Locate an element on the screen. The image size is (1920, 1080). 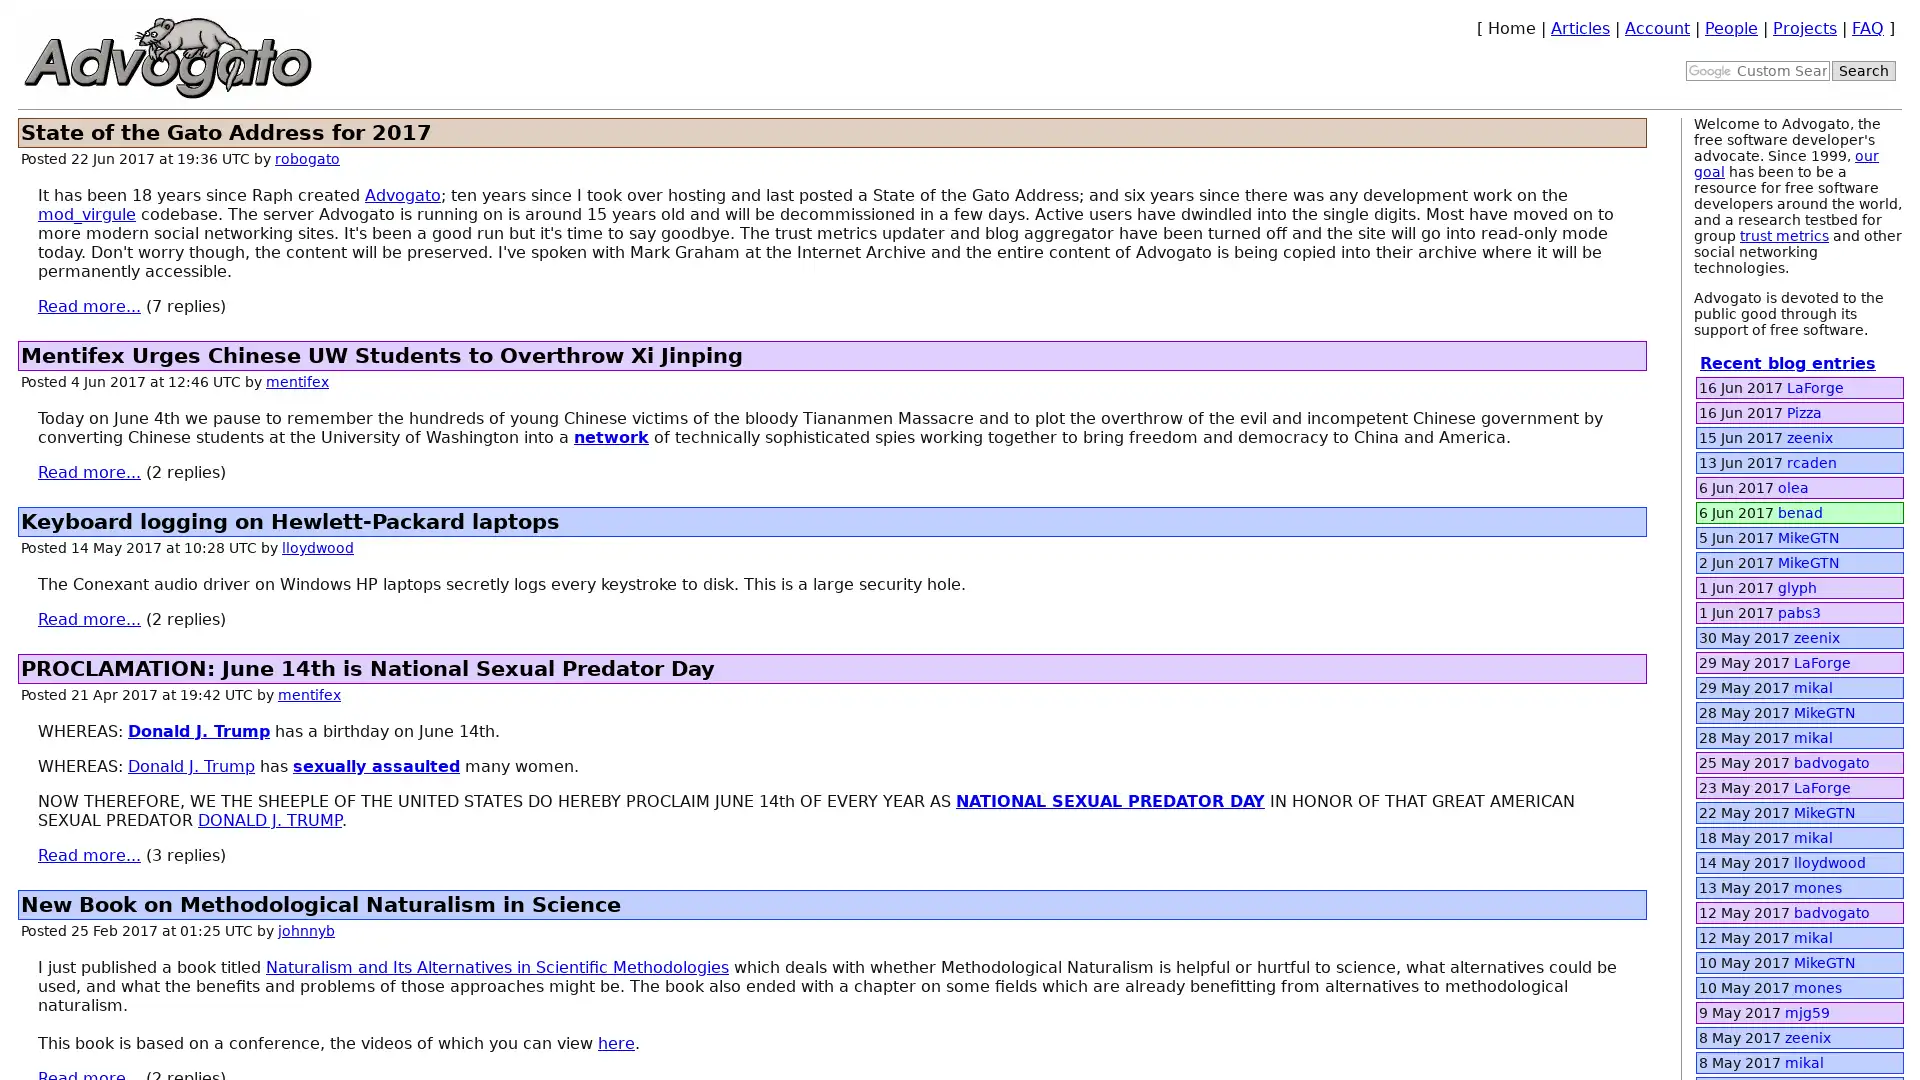
Search is located at coordinates (1862, 69).